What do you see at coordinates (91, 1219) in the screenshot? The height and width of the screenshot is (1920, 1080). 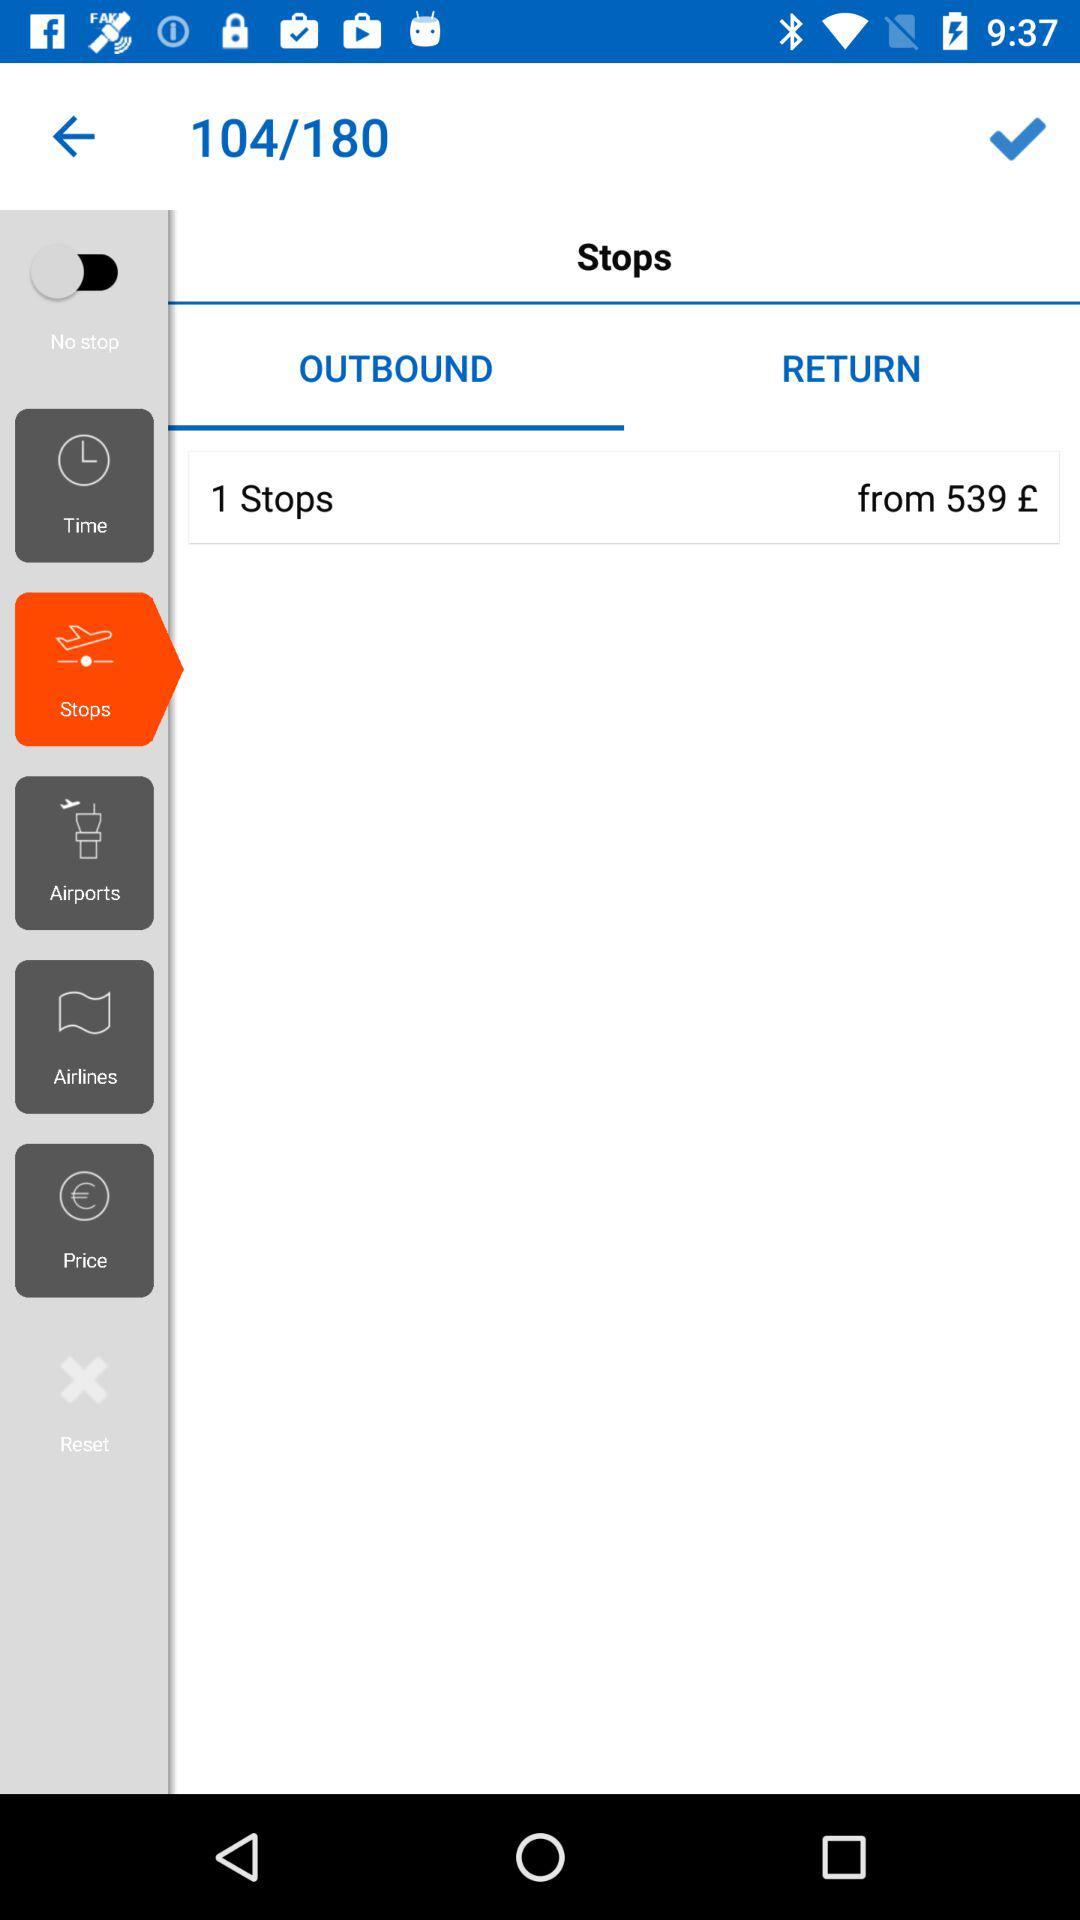 I see `icon below the airlines item` at bounding box center [91, 1219].